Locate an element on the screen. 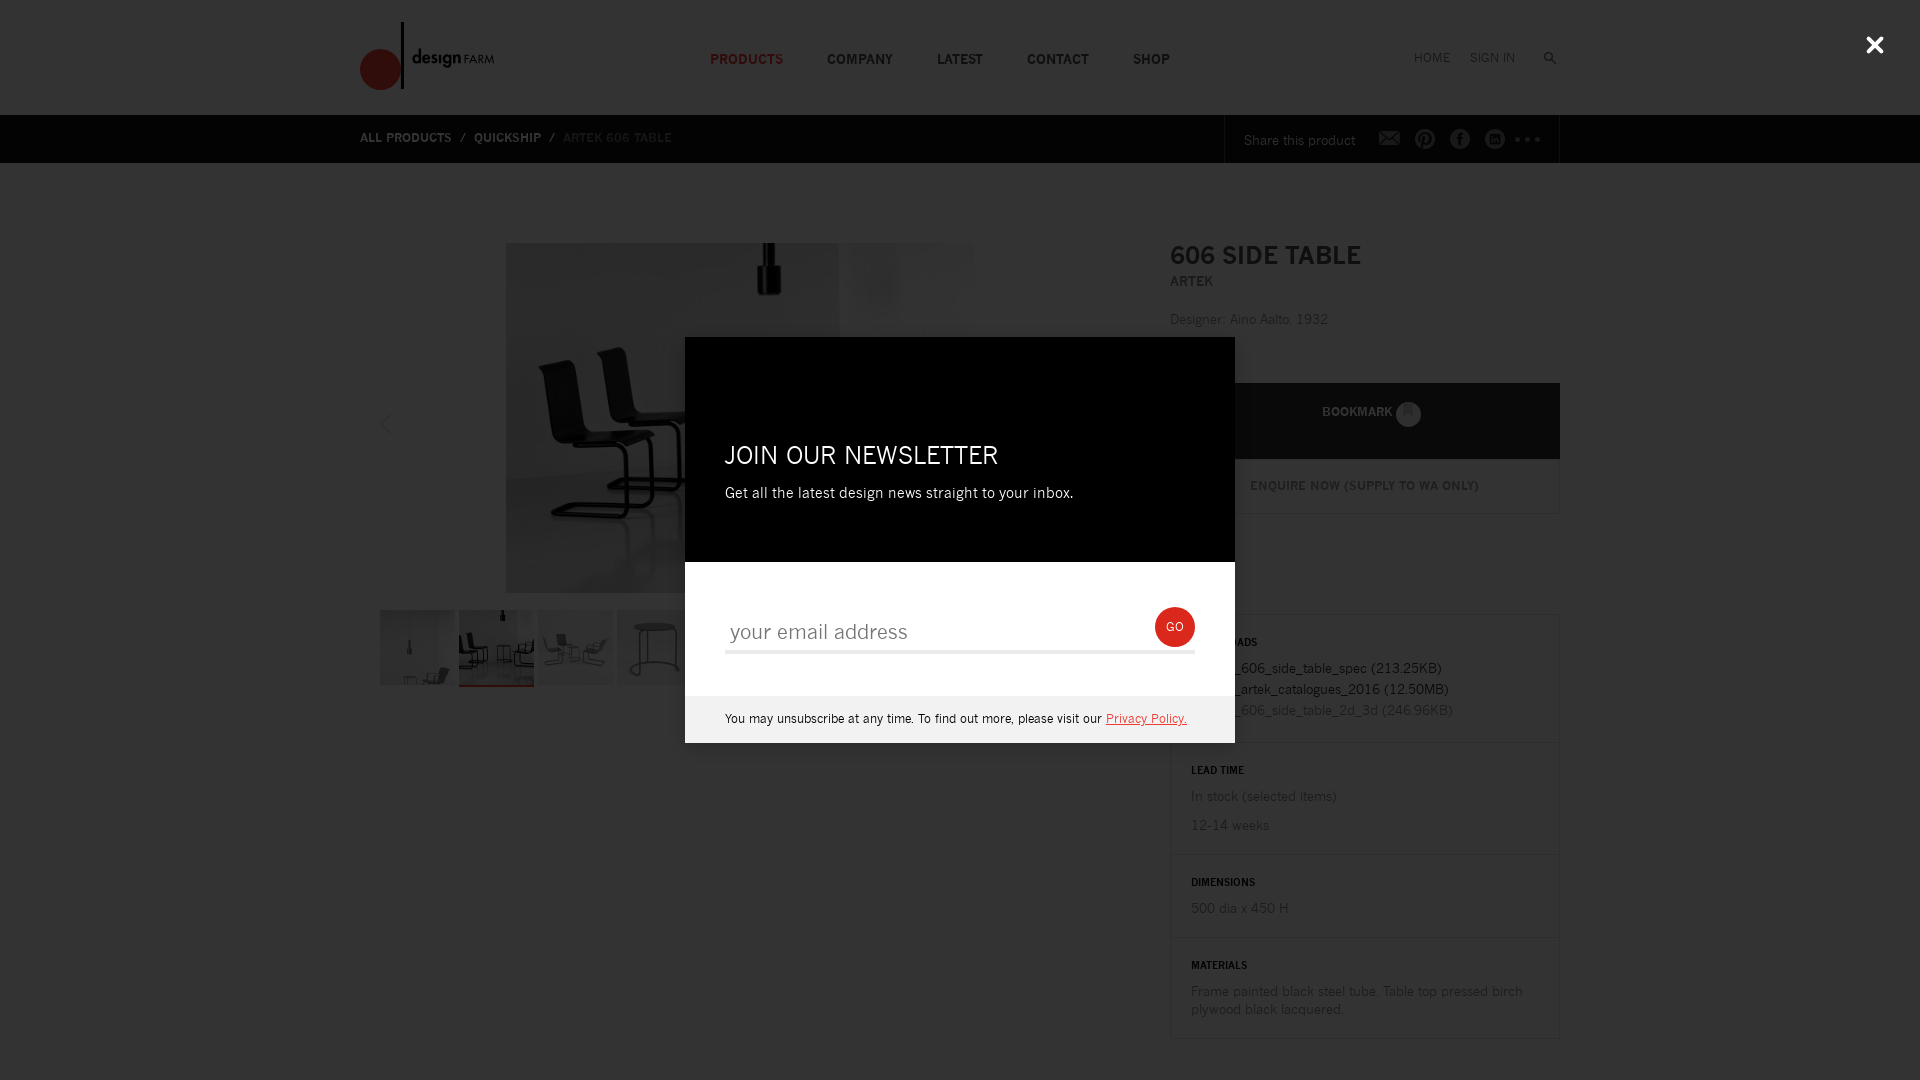 Image resolution: width=1920 pixels, height=1080 pixels. 'atk_606_side_table_spec (213.25KB)' is located at coordinates (1363, 667).